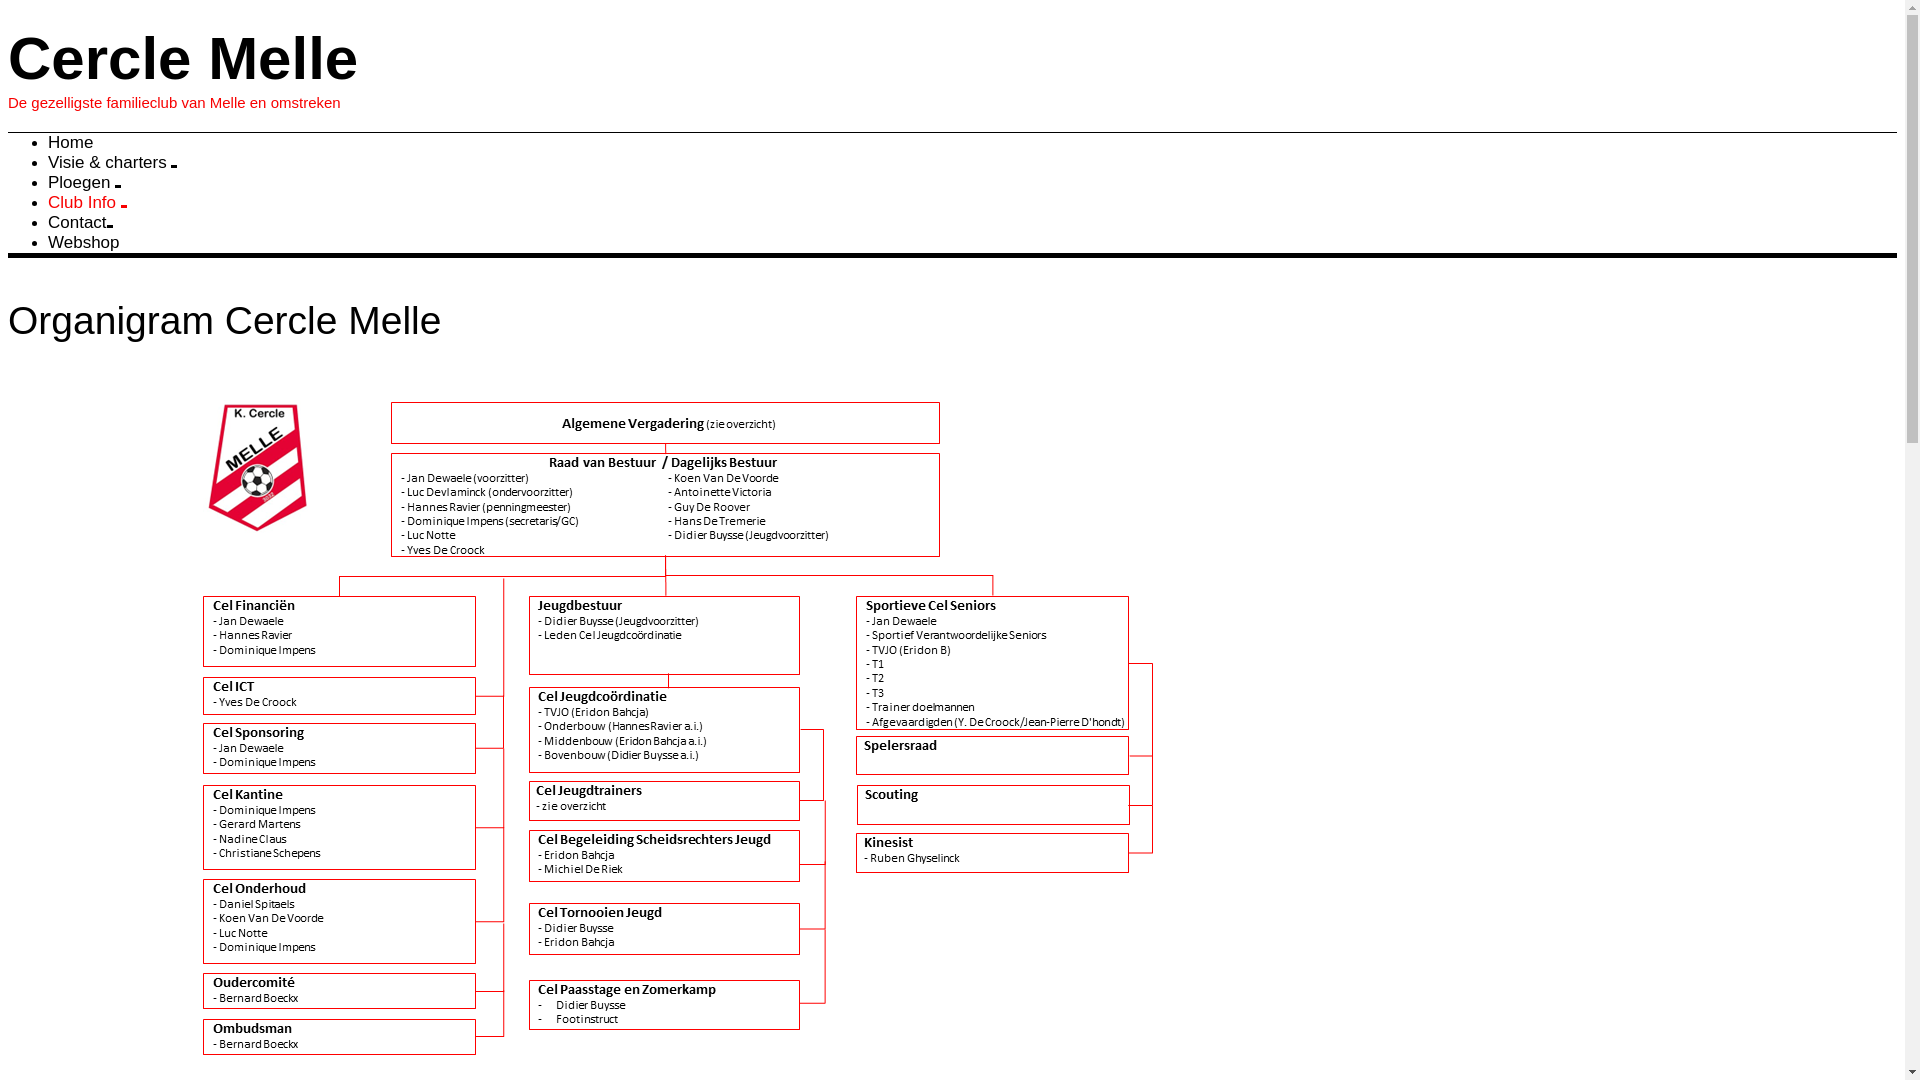 The width and height of the screenshot is (1920, 1080). What do you see at coordinates (86, 202) in the screenshot?
I see `'Club Info'` at bounding box center [86, 202].